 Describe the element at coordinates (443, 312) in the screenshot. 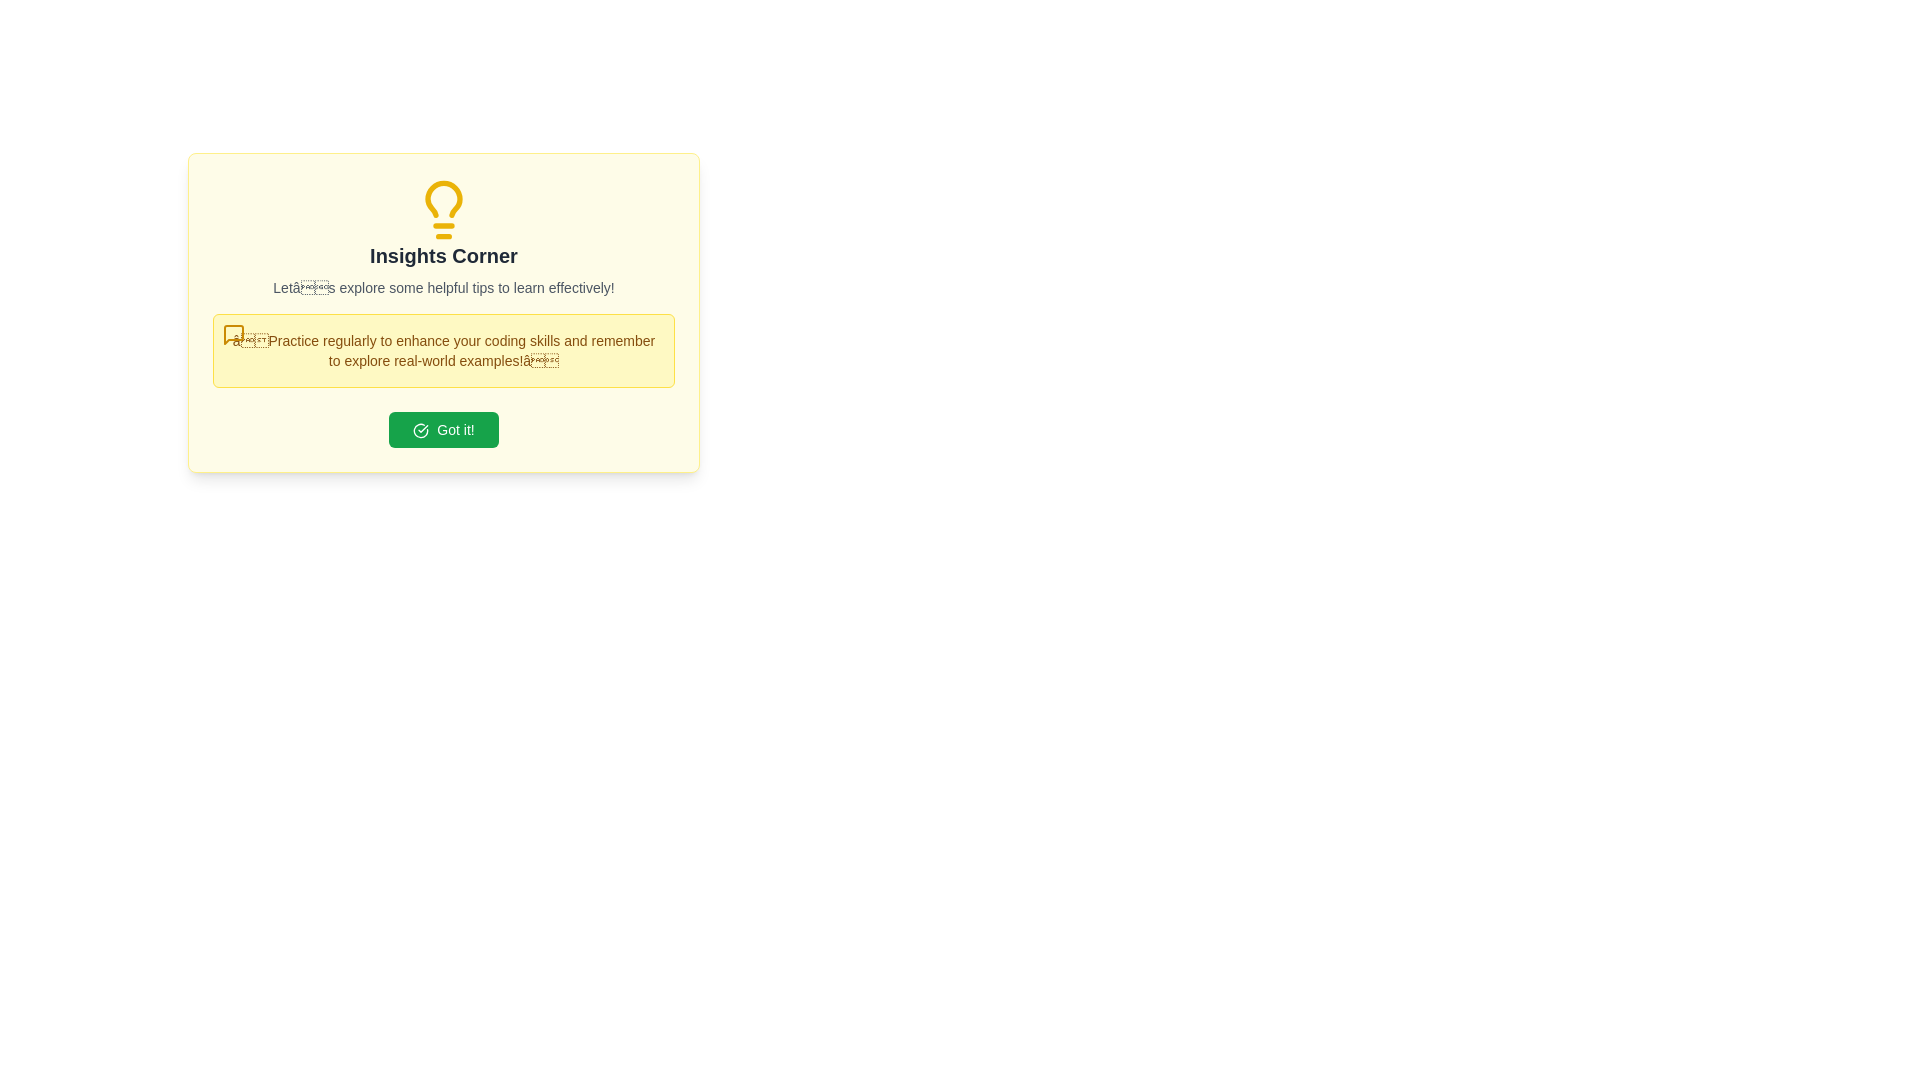

I see `the Informational Section located centrally below the title 'Insights Corner' and above the green 'Got it!' button` at that location.